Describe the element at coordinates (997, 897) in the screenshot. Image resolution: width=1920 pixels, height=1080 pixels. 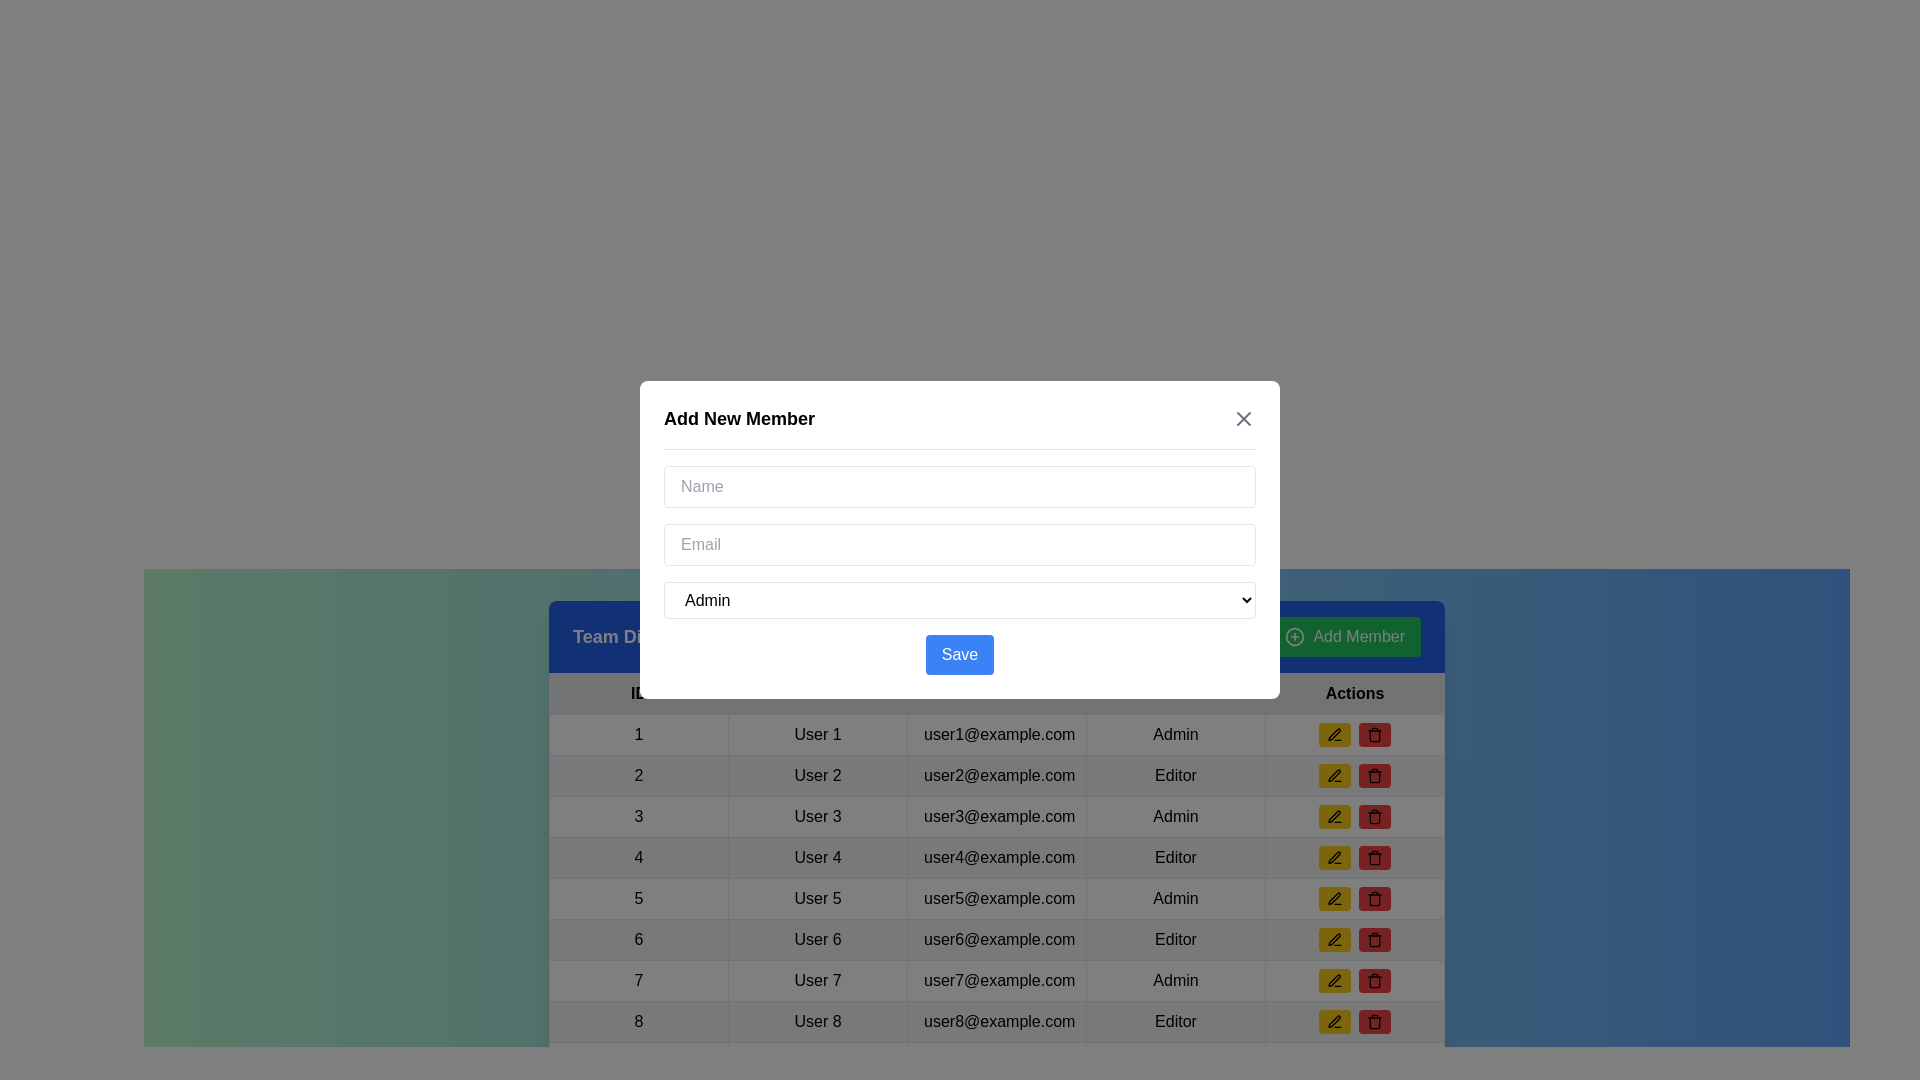
I see `the text label displaying 'user5@example.com' located in the third column of the fifth row of the table, which is part of a grid-like structure` at that location.